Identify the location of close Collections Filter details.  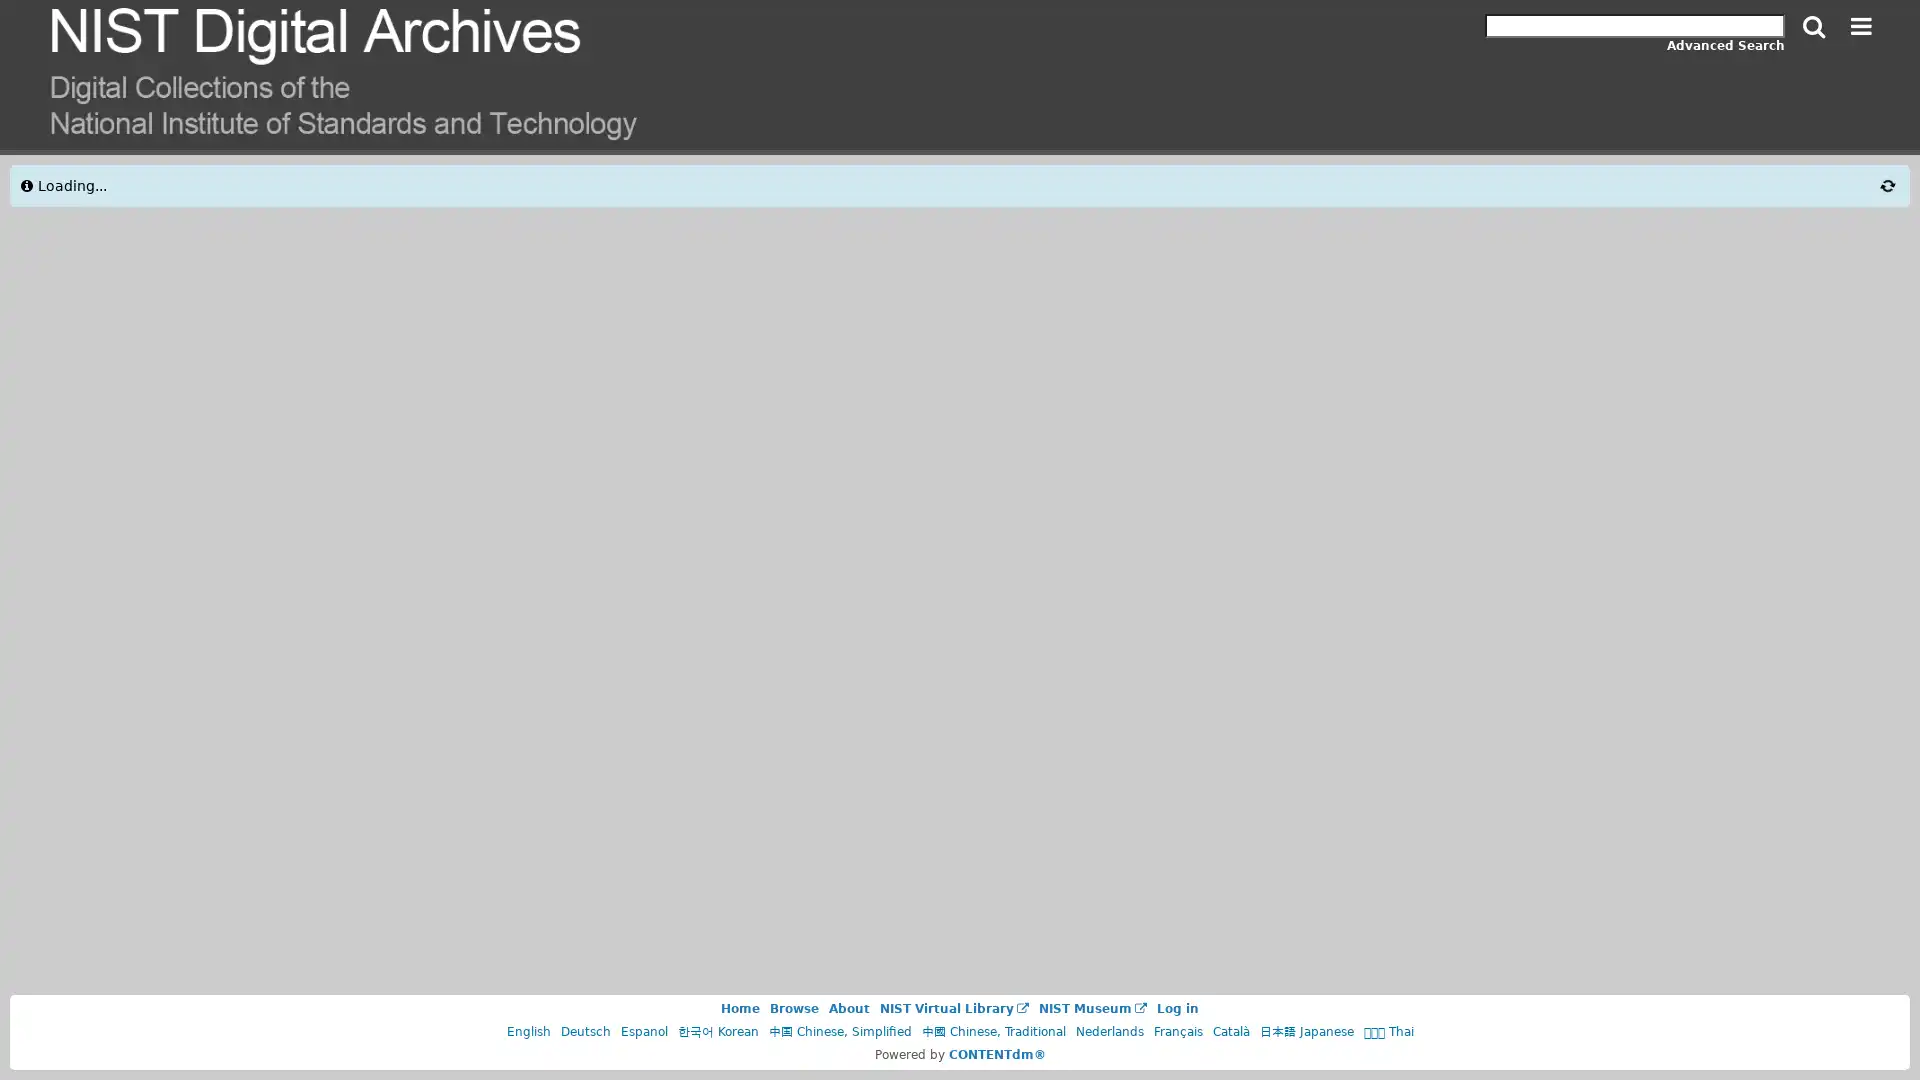
(77, 186).